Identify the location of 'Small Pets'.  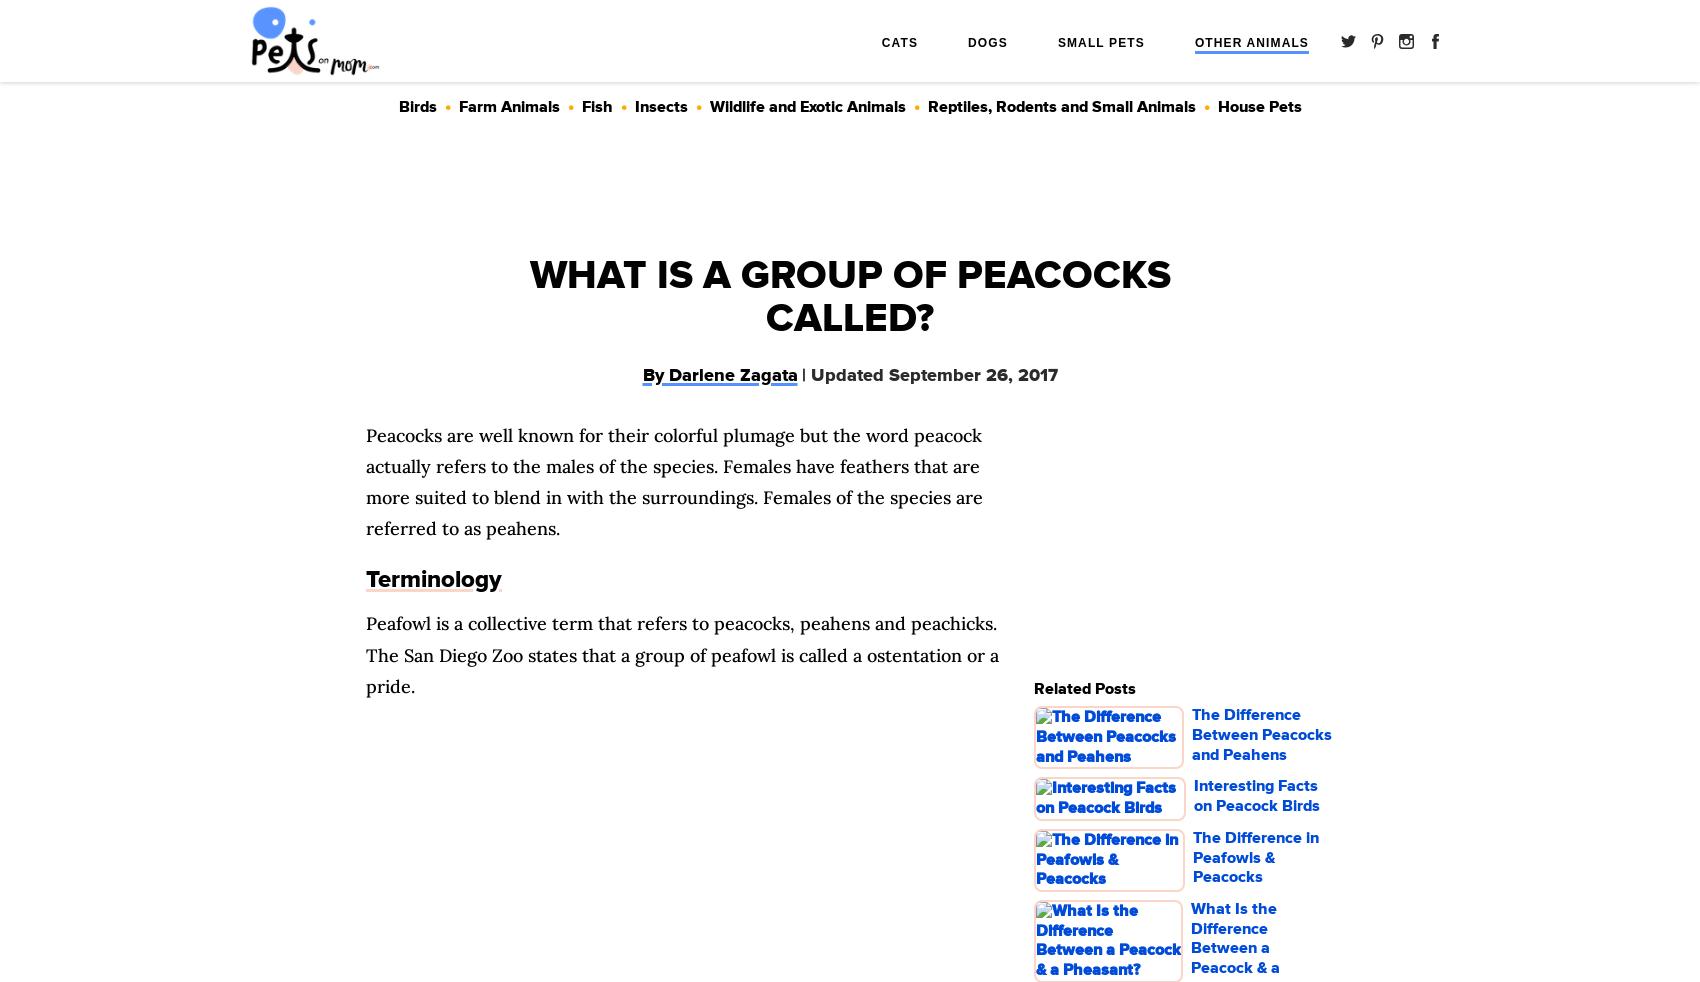
(1100, 42).